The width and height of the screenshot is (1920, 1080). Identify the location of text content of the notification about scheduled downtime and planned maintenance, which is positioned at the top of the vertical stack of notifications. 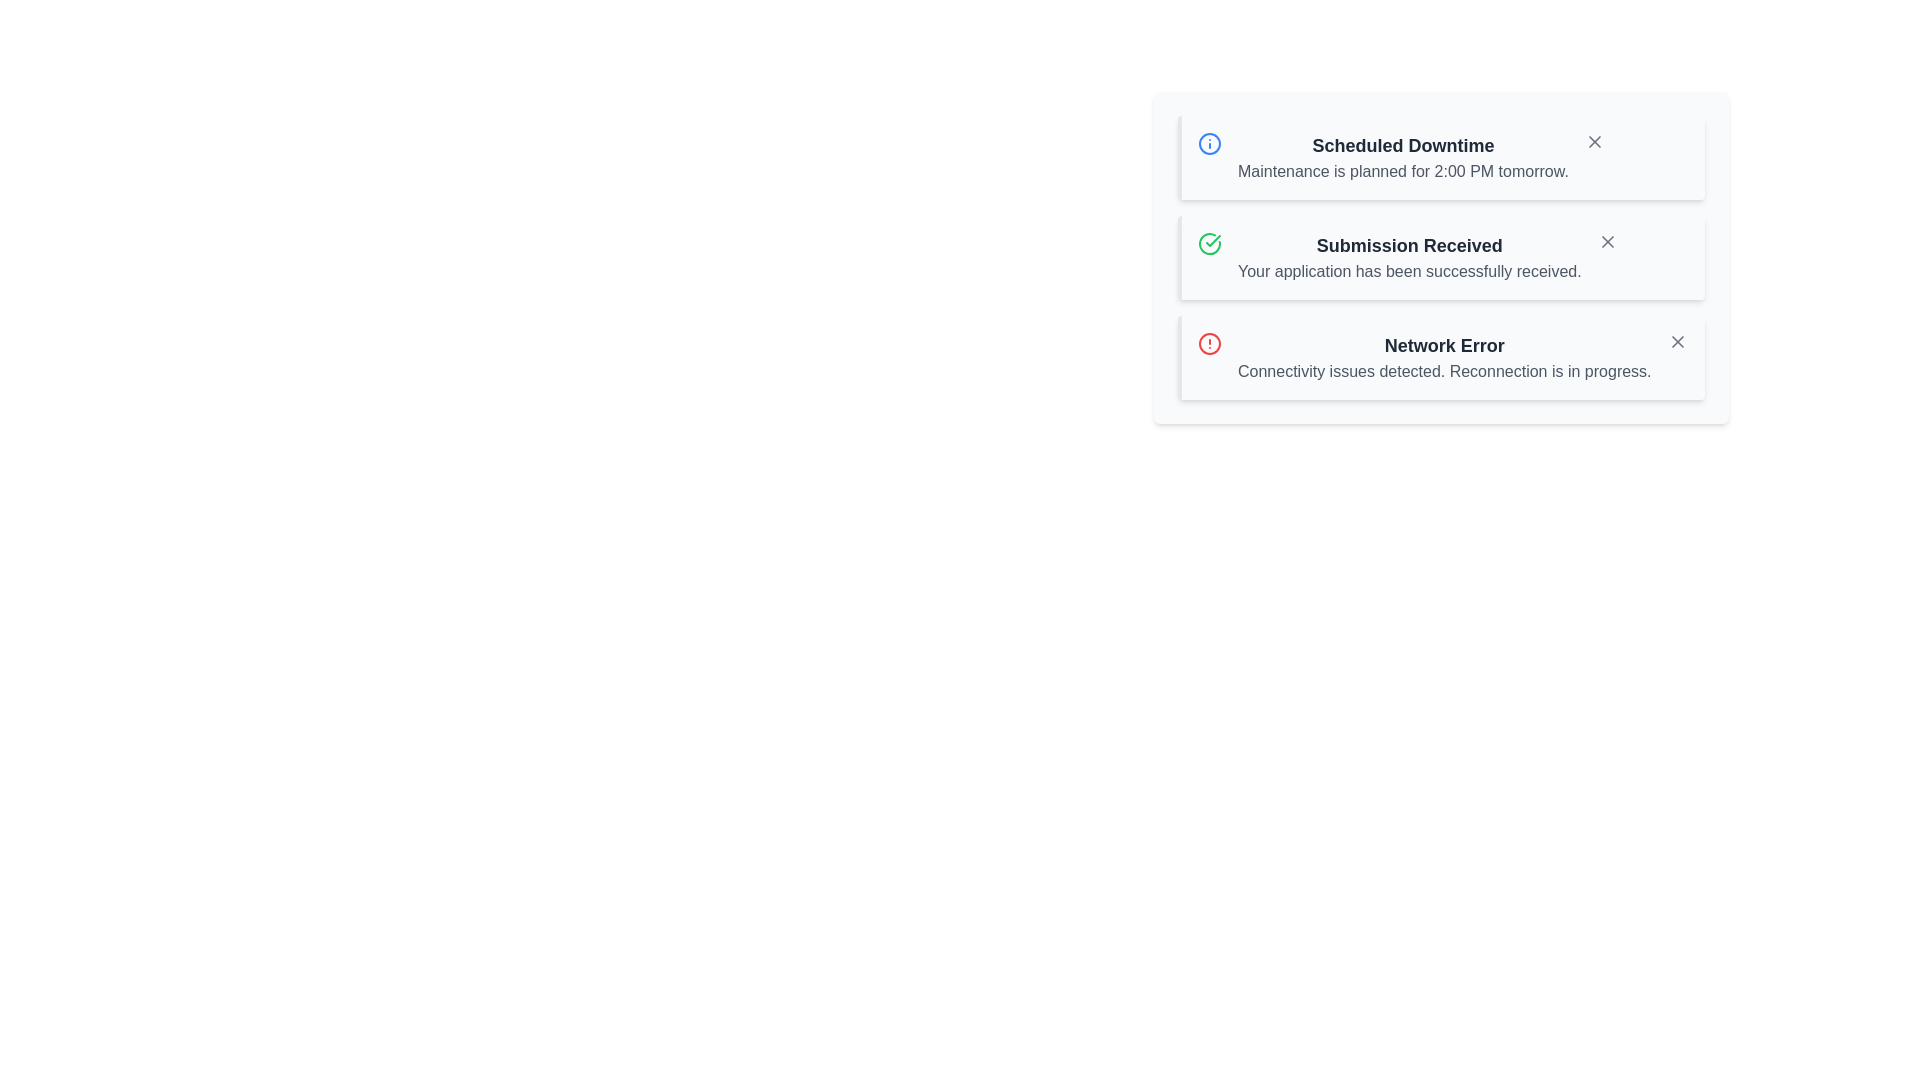
(1402, 157).